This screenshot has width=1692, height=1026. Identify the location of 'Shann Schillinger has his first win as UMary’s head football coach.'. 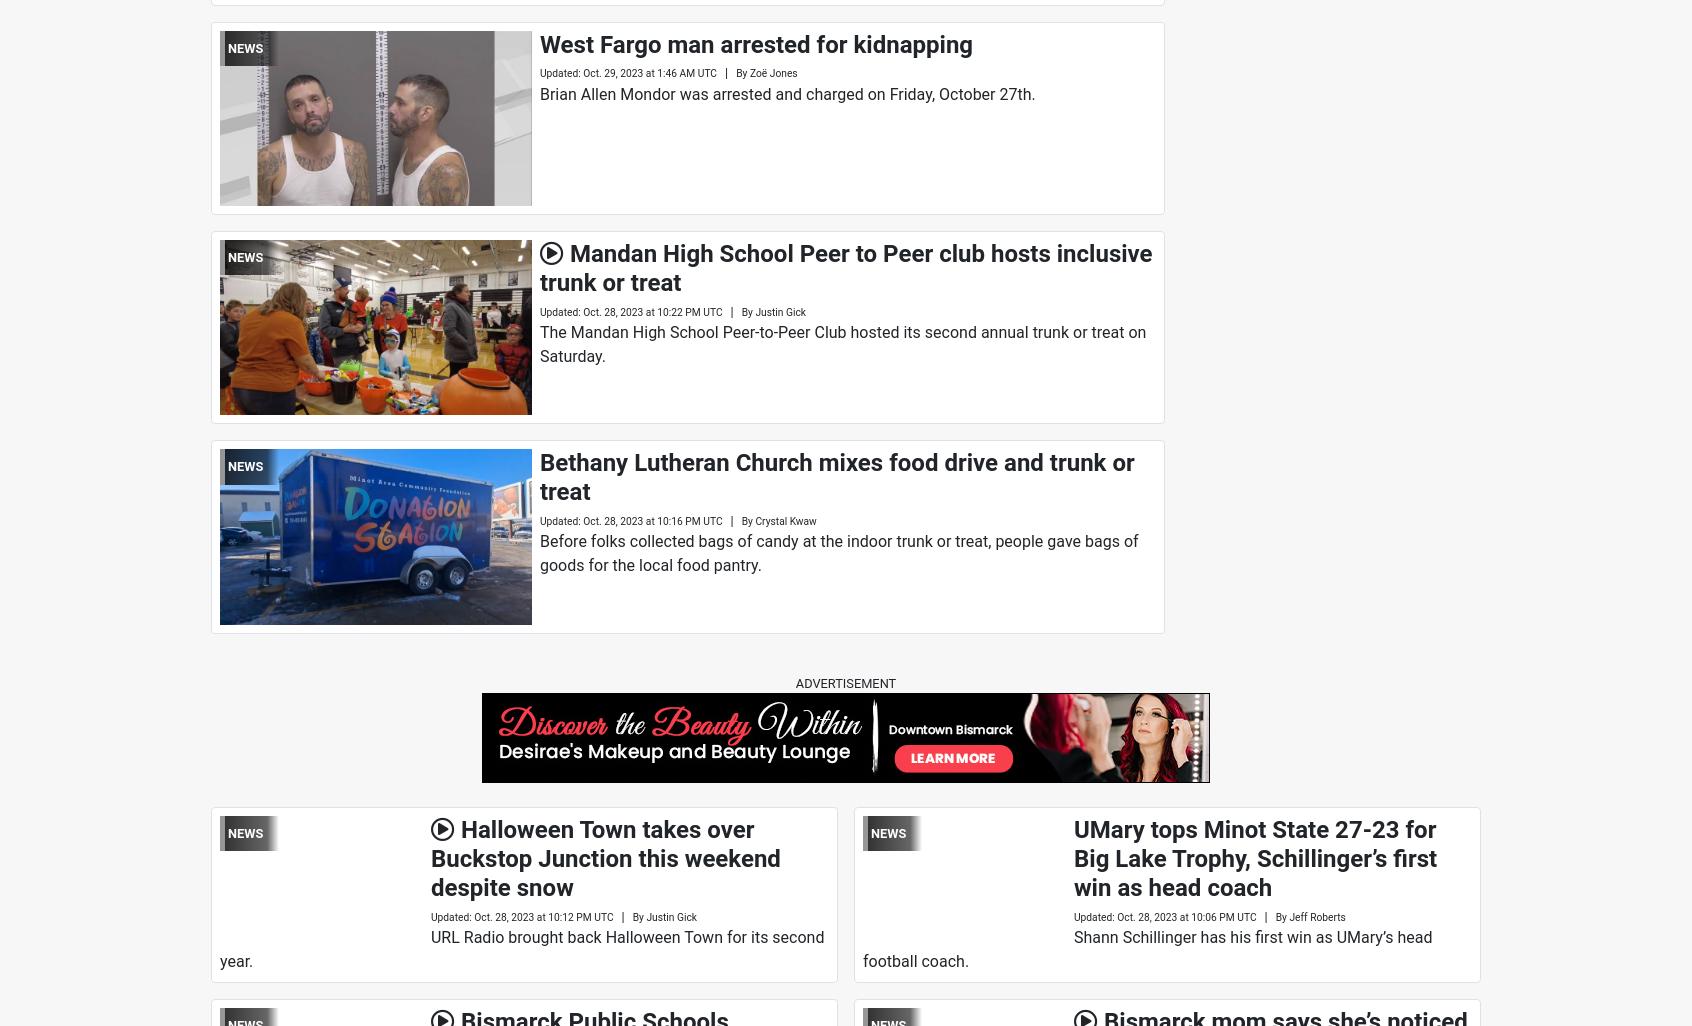
(1146, 948).